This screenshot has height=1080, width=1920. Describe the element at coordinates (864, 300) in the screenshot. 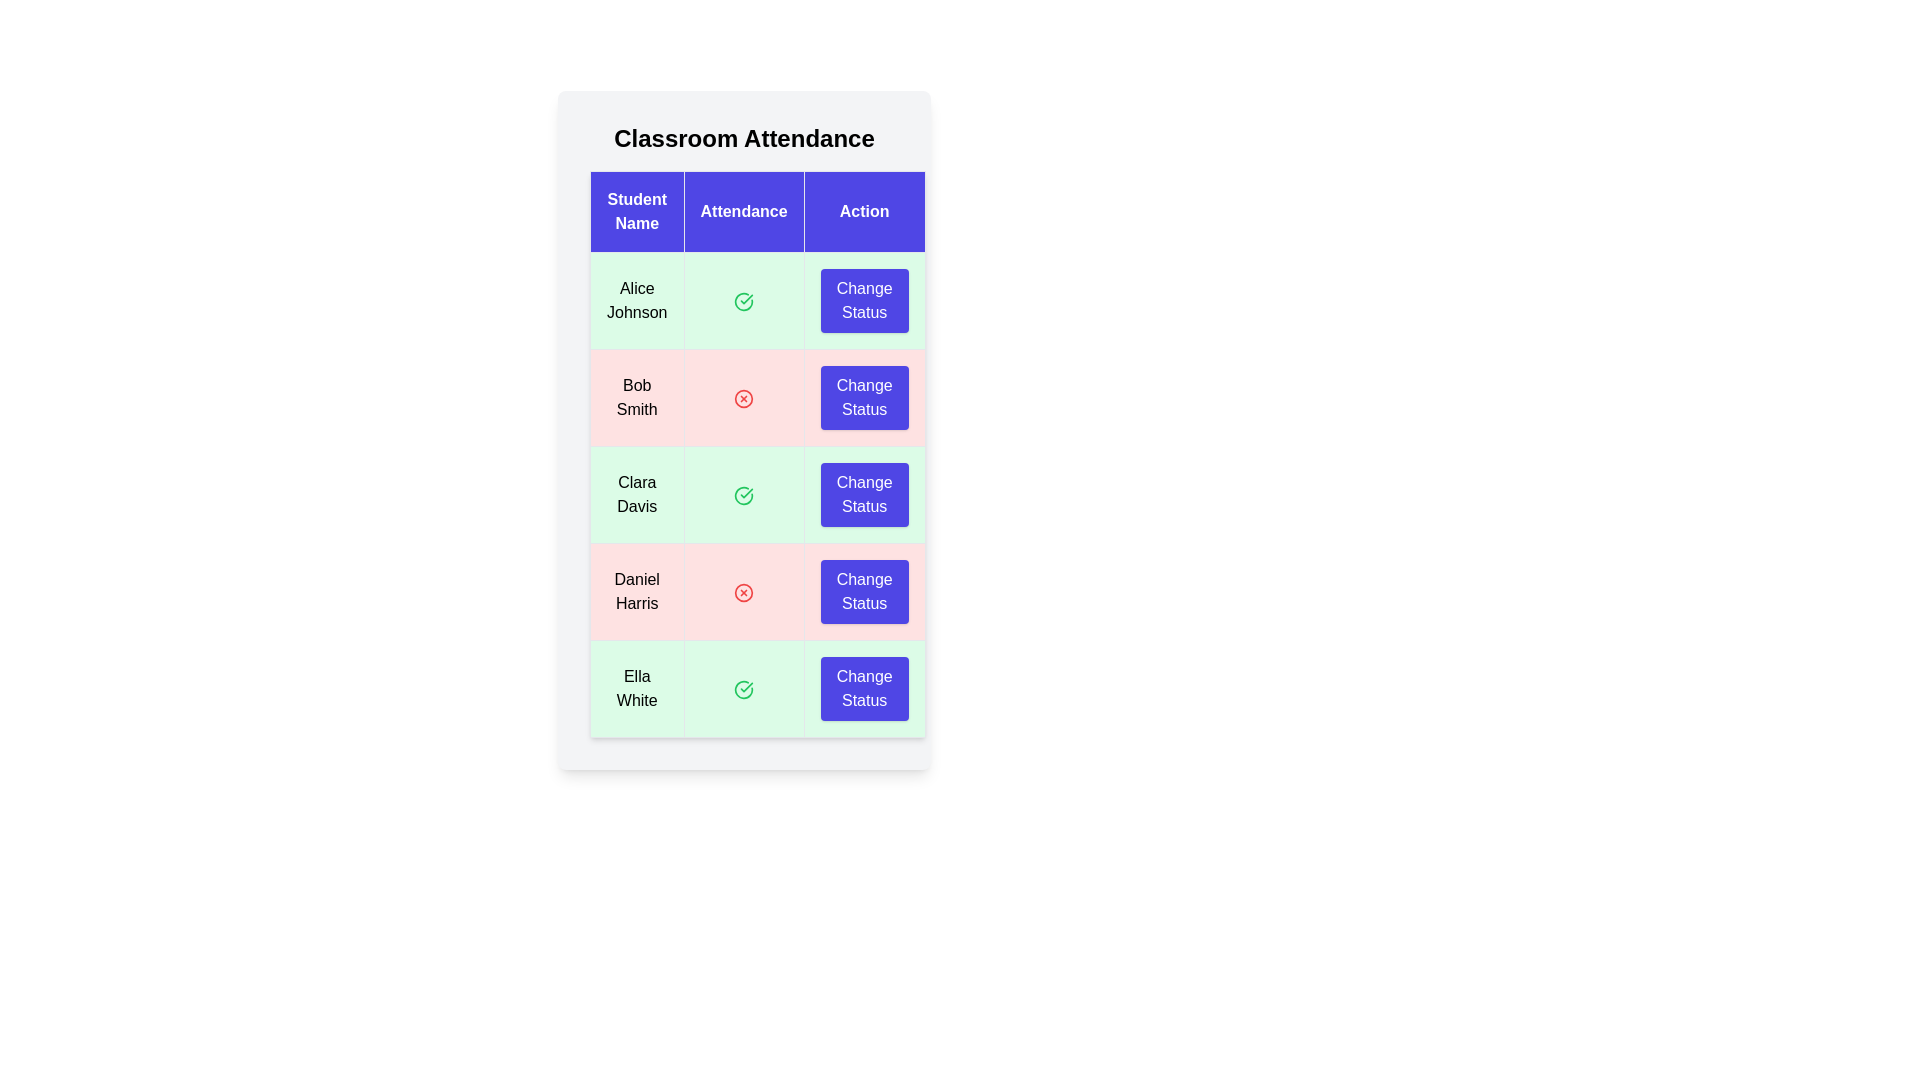

I see `the 'Change Status' button for a specific student to toggle their attendance status` at that location.